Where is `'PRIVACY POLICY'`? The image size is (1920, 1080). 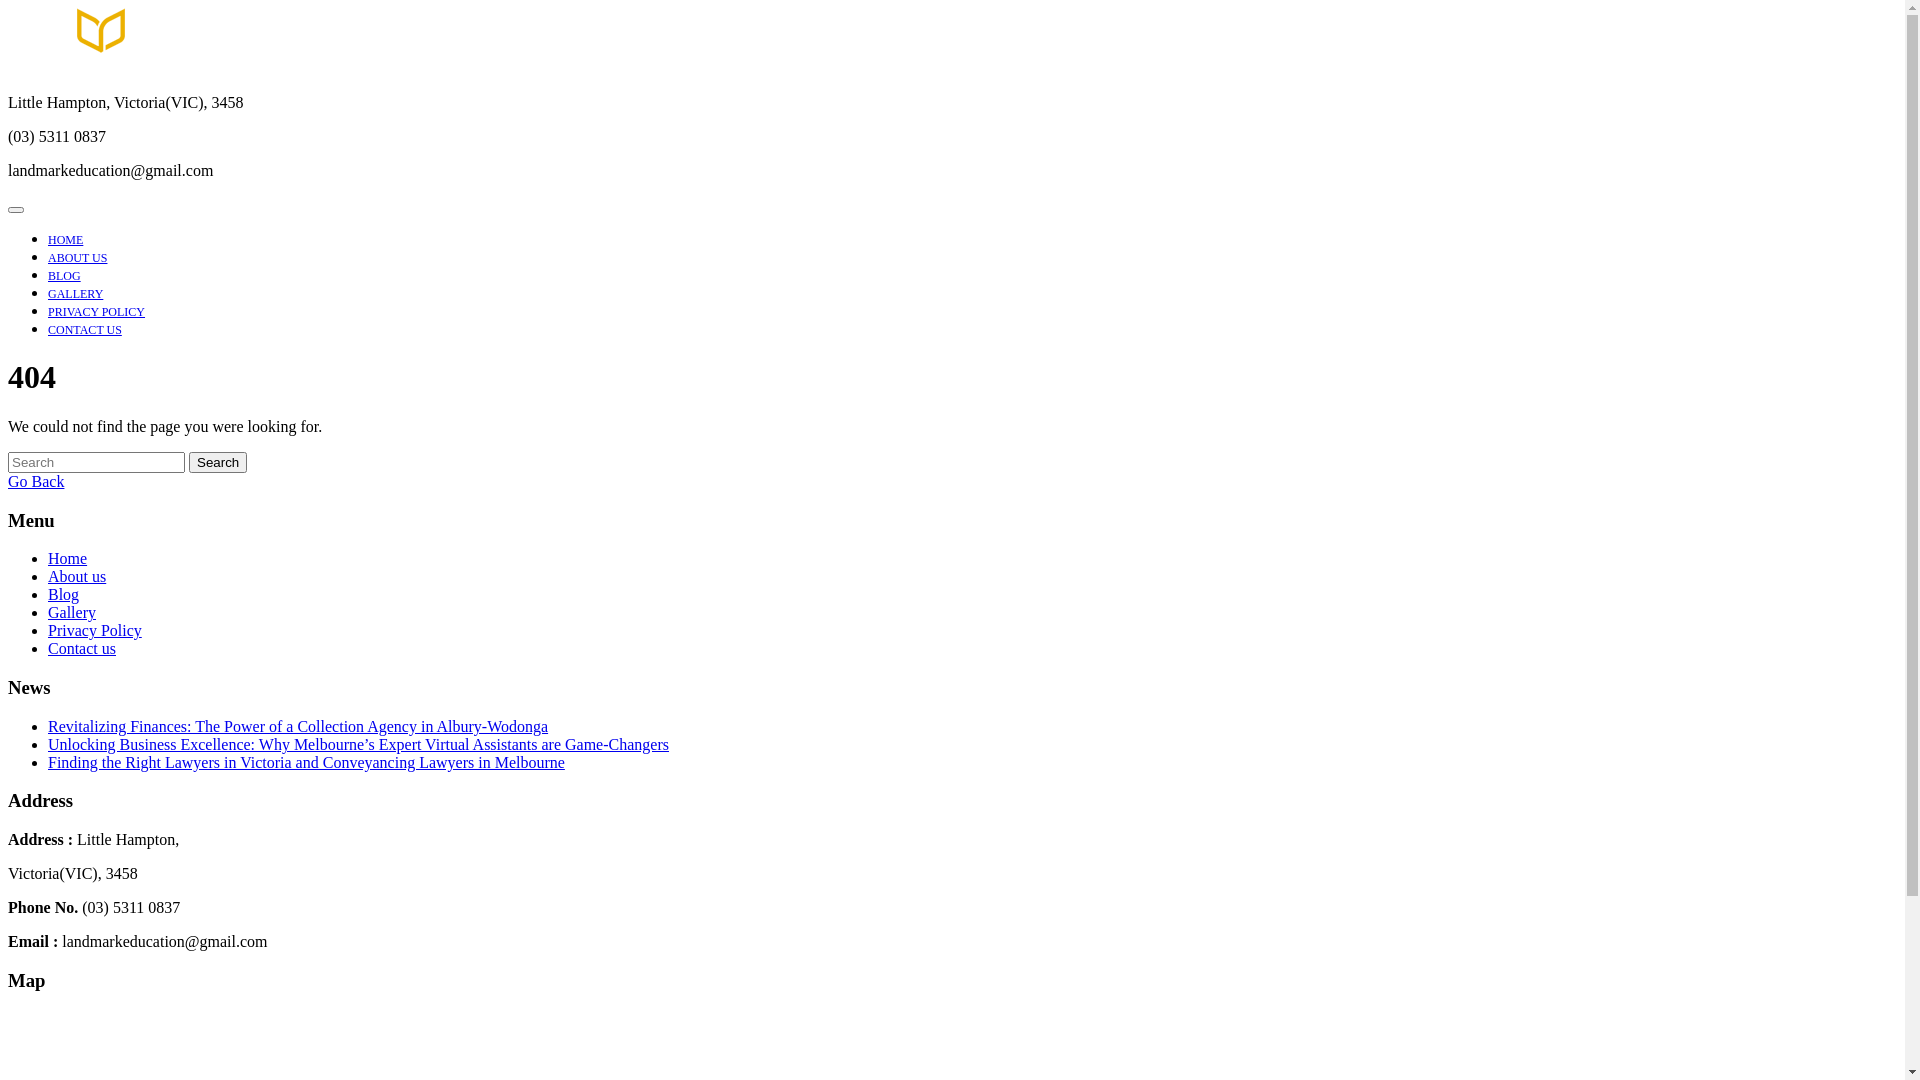 'PRIVACY POLICY' is located at coordinates (95, 312).